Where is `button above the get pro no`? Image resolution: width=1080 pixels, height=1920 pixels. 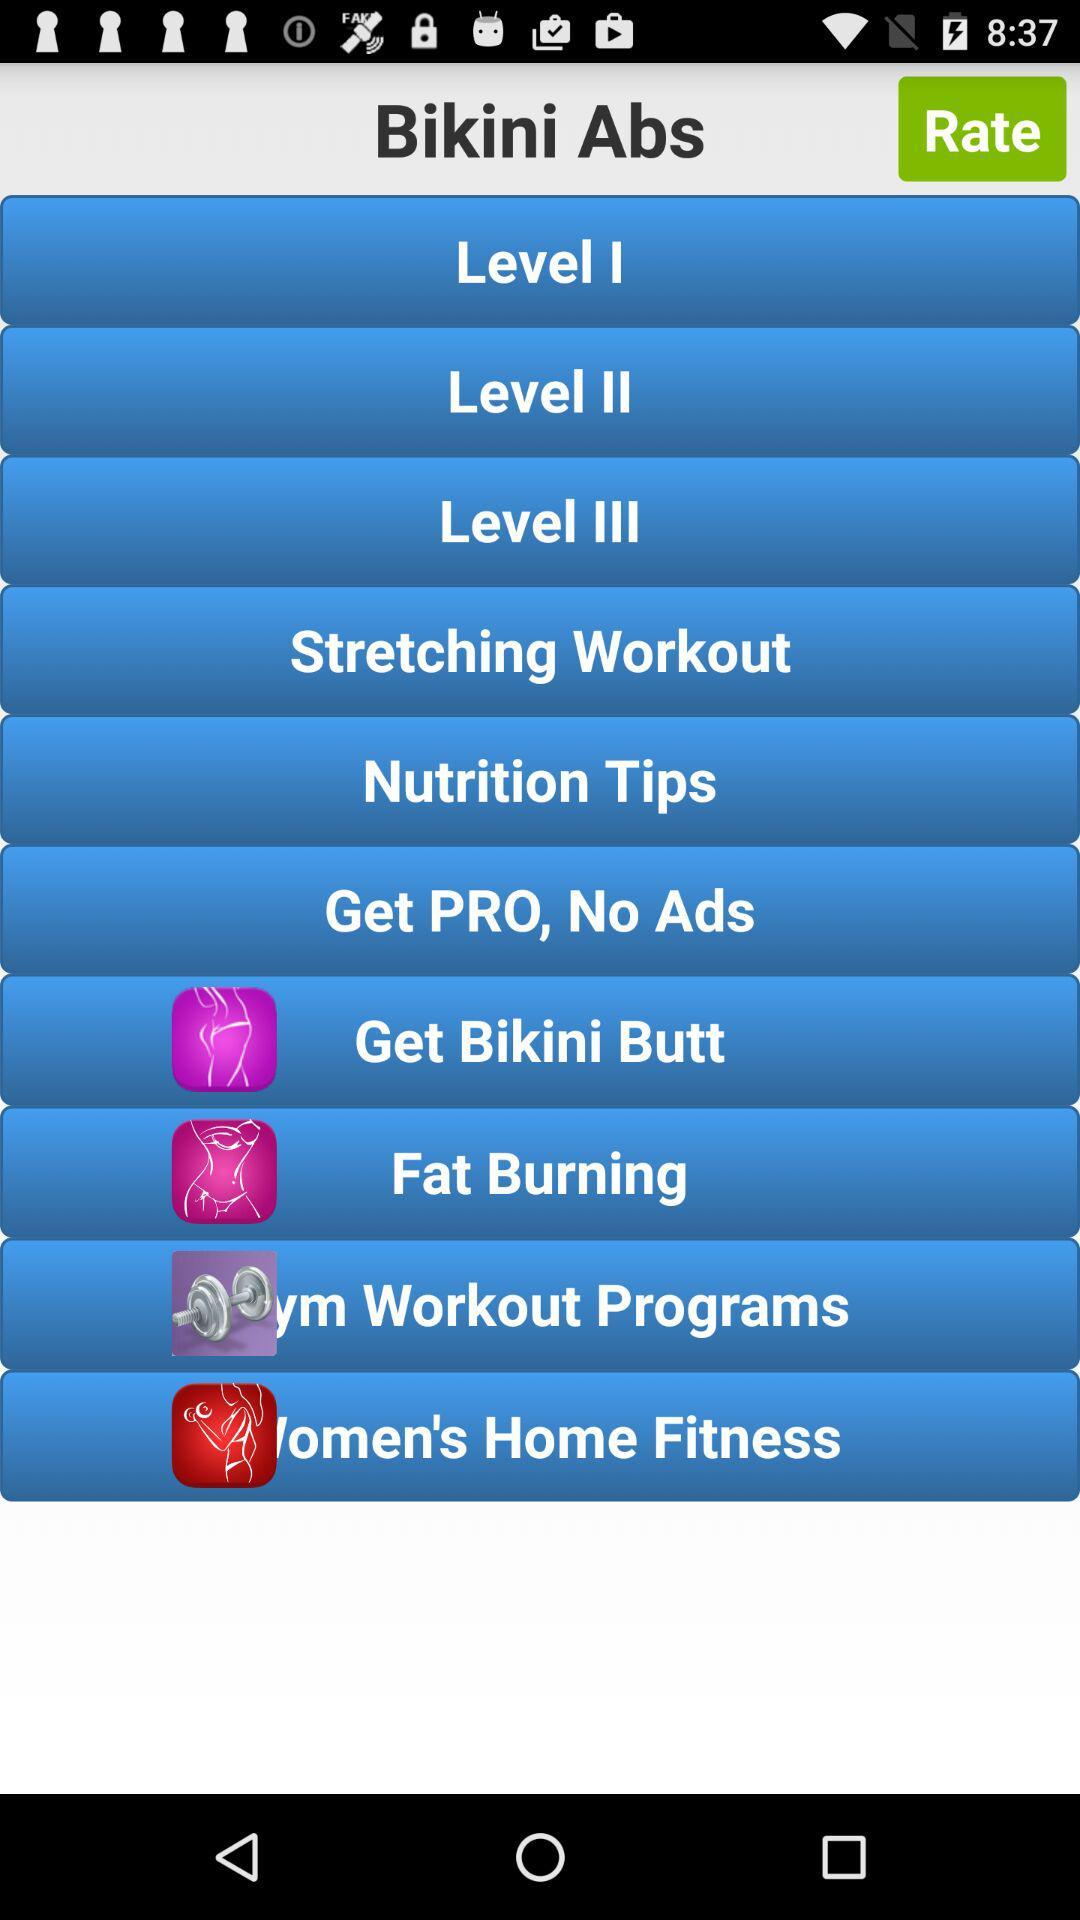
button above the get pro no is located at coordinates (540, 777).